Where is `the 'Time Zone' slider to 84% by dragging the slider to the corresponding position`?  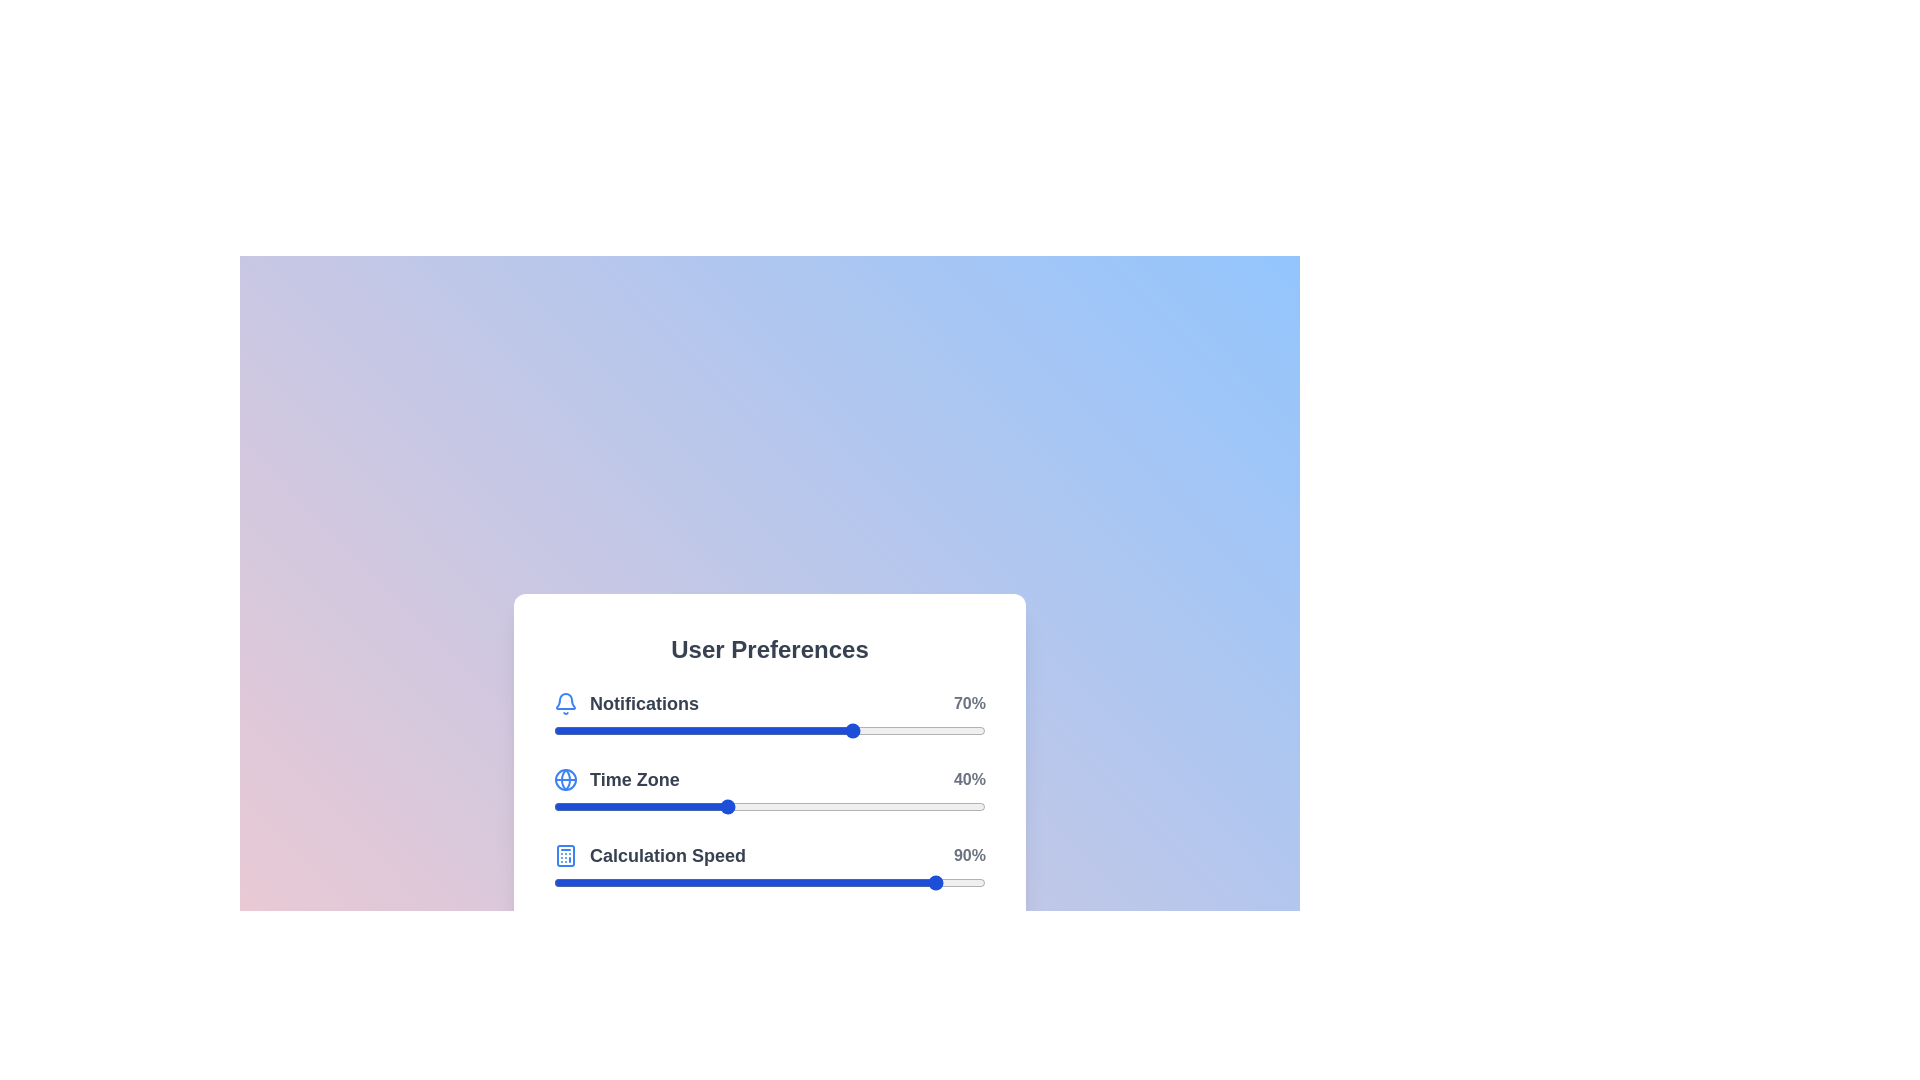 the 'Time Zone' slider to 84% by dragging the slider to the corresponding position is located at coordinates (915, 805).